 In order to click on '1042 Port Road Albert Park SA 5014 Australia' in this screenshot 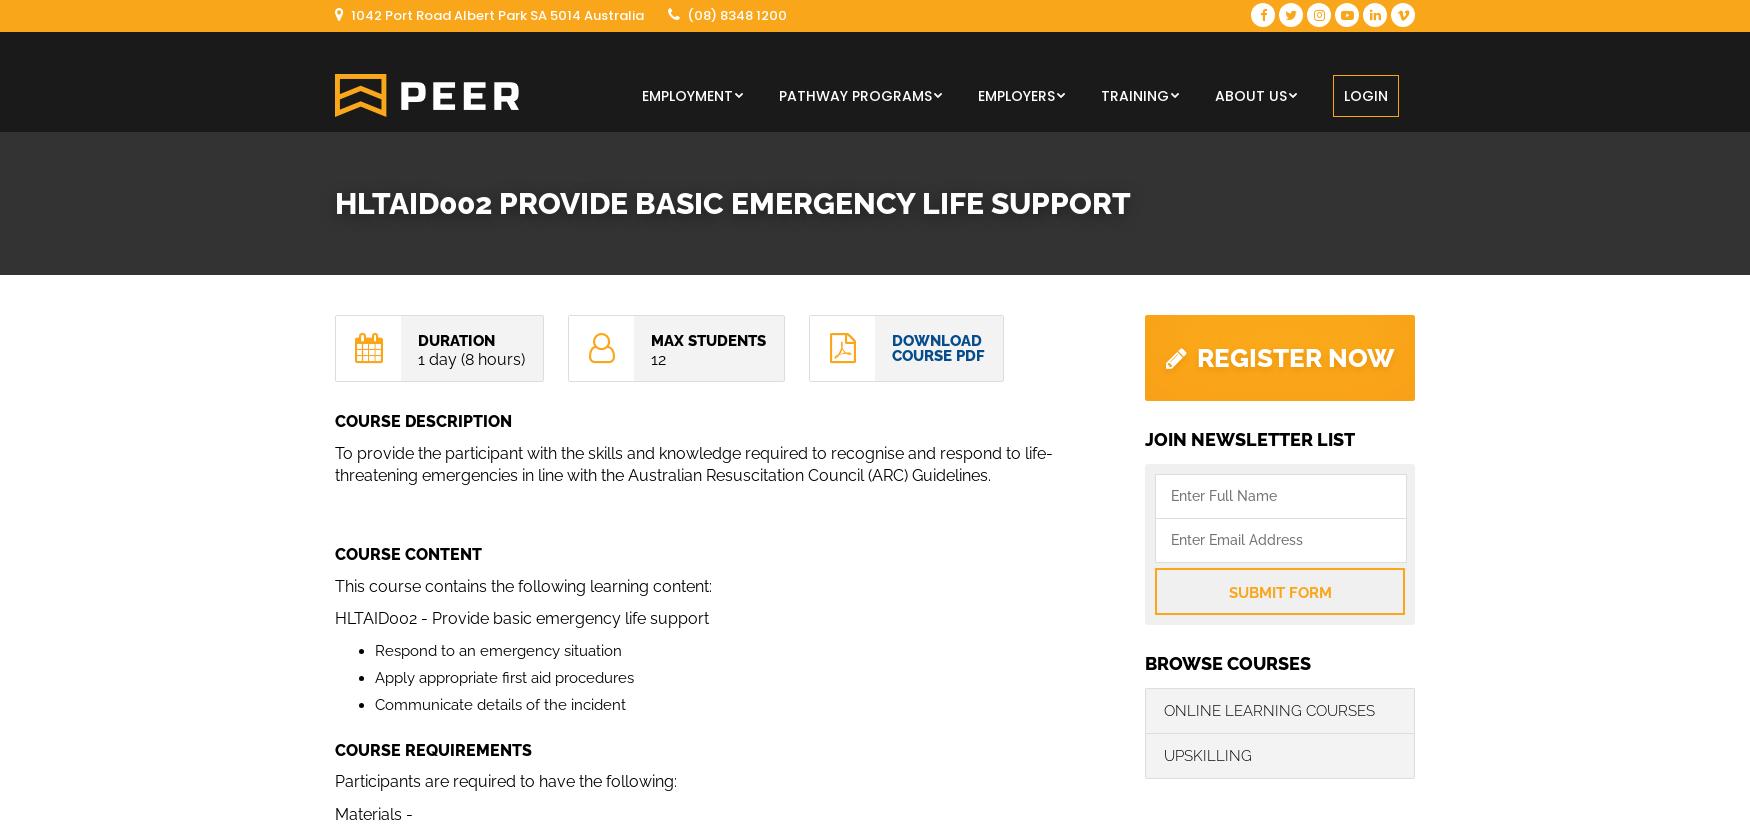, I will do `click(495, 15)`.